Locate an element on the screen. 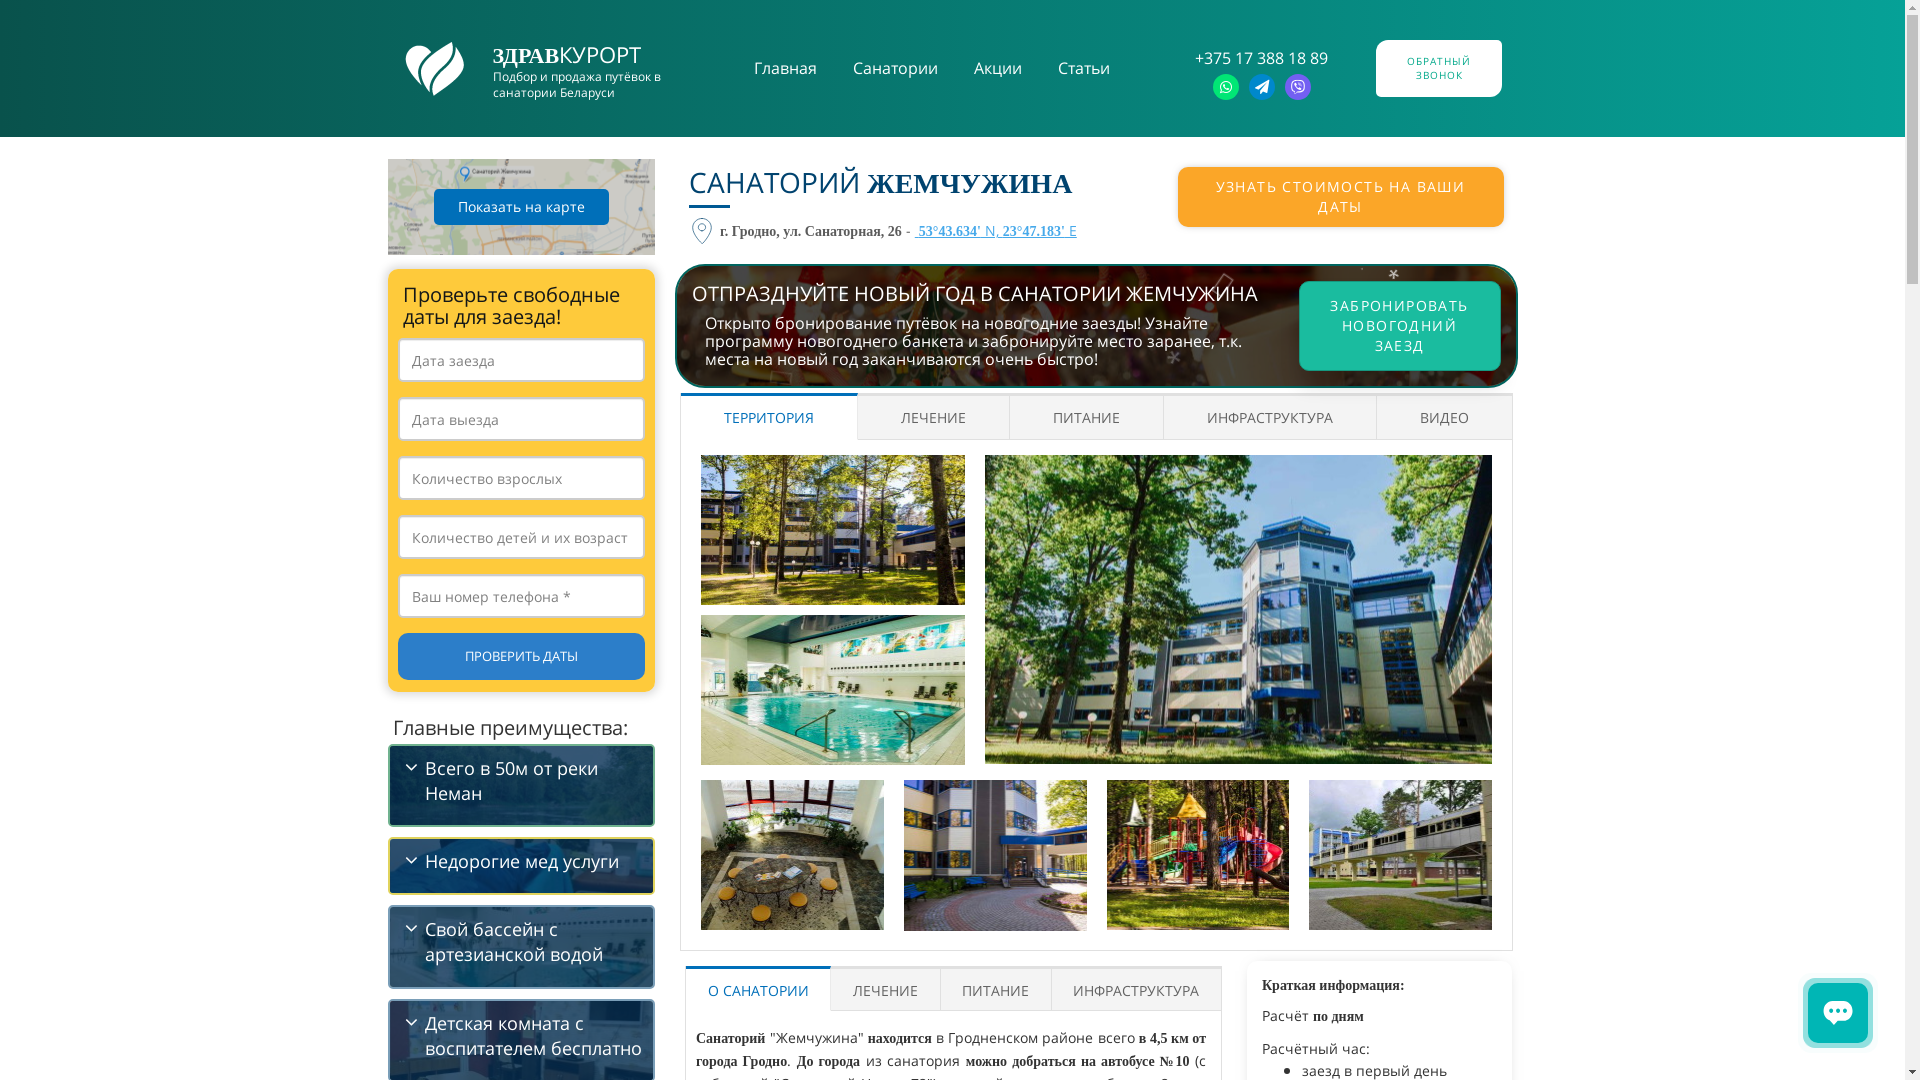 The image size is (1920, 1080). '+375 17 388 18 89' is located at coordinates (1260, 56).